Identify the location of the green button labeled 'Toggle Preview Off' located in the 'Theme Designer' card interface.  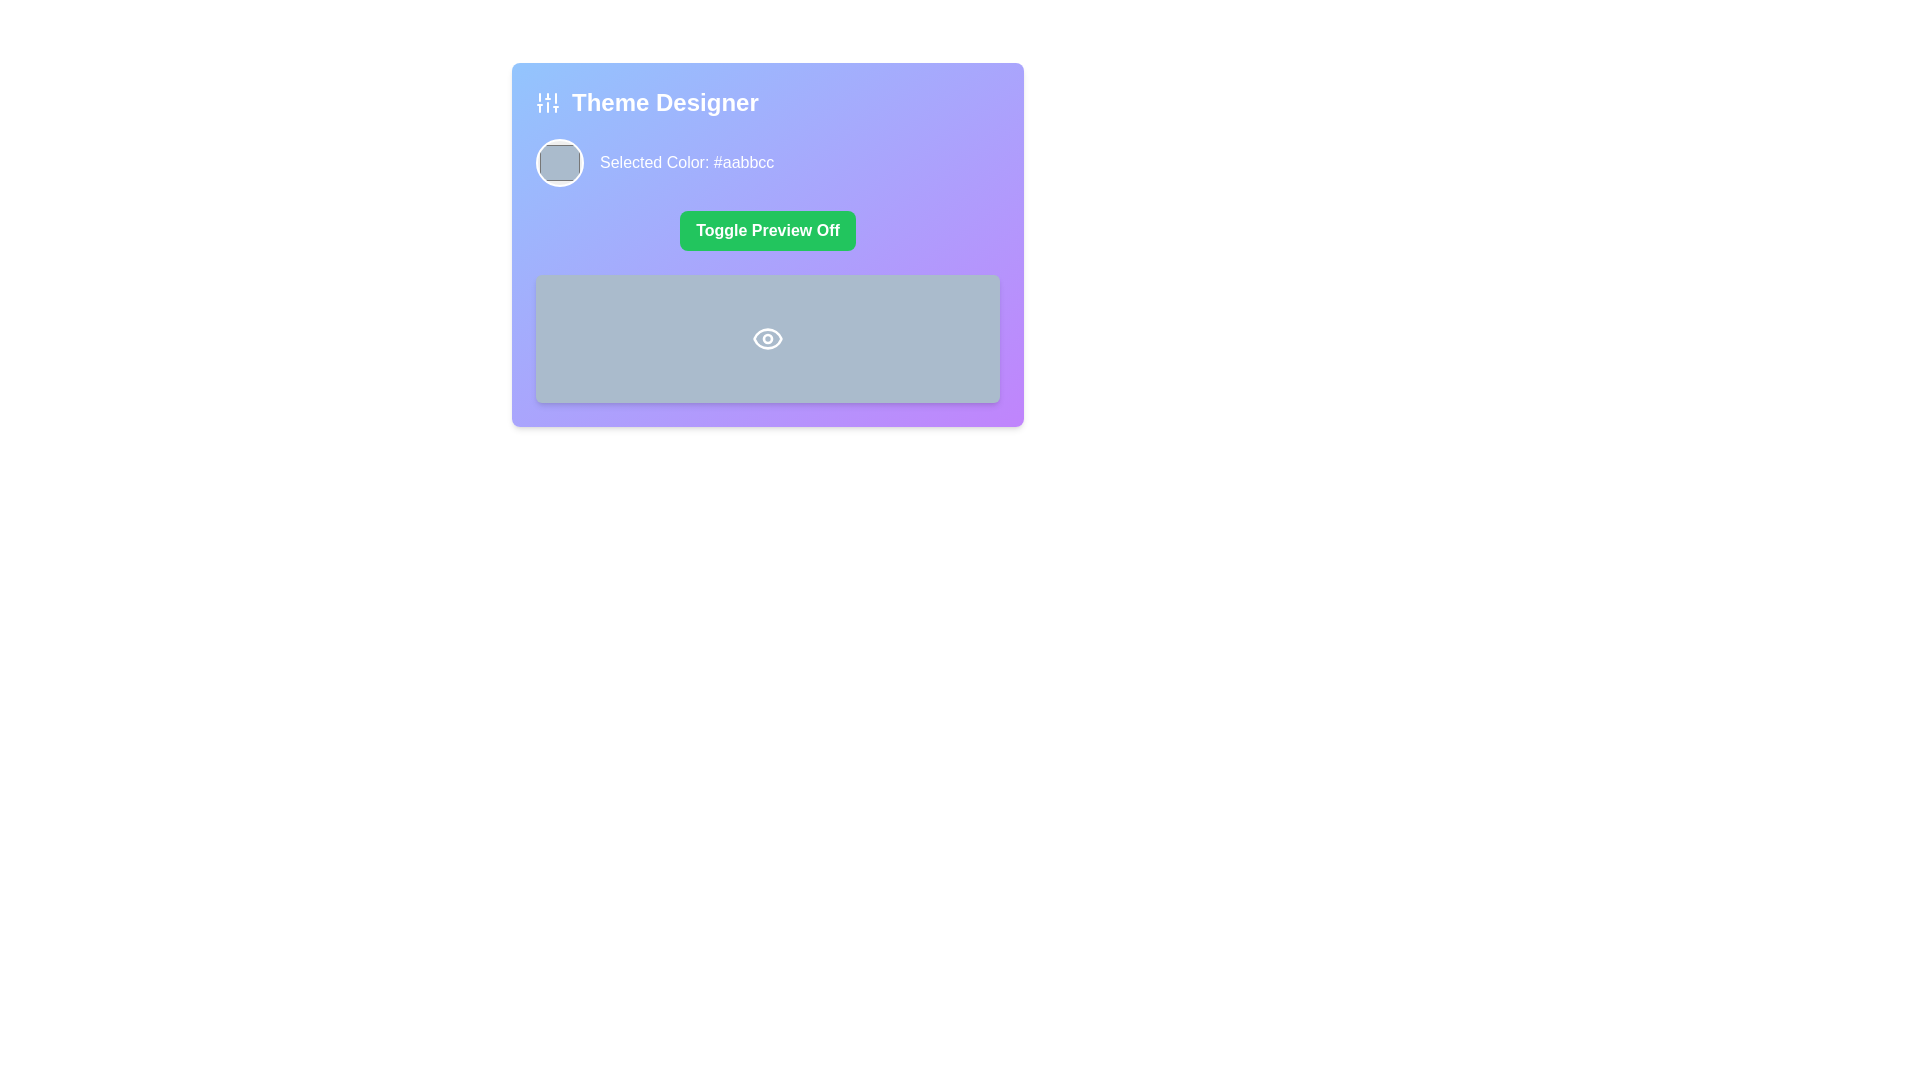
(767, 230).